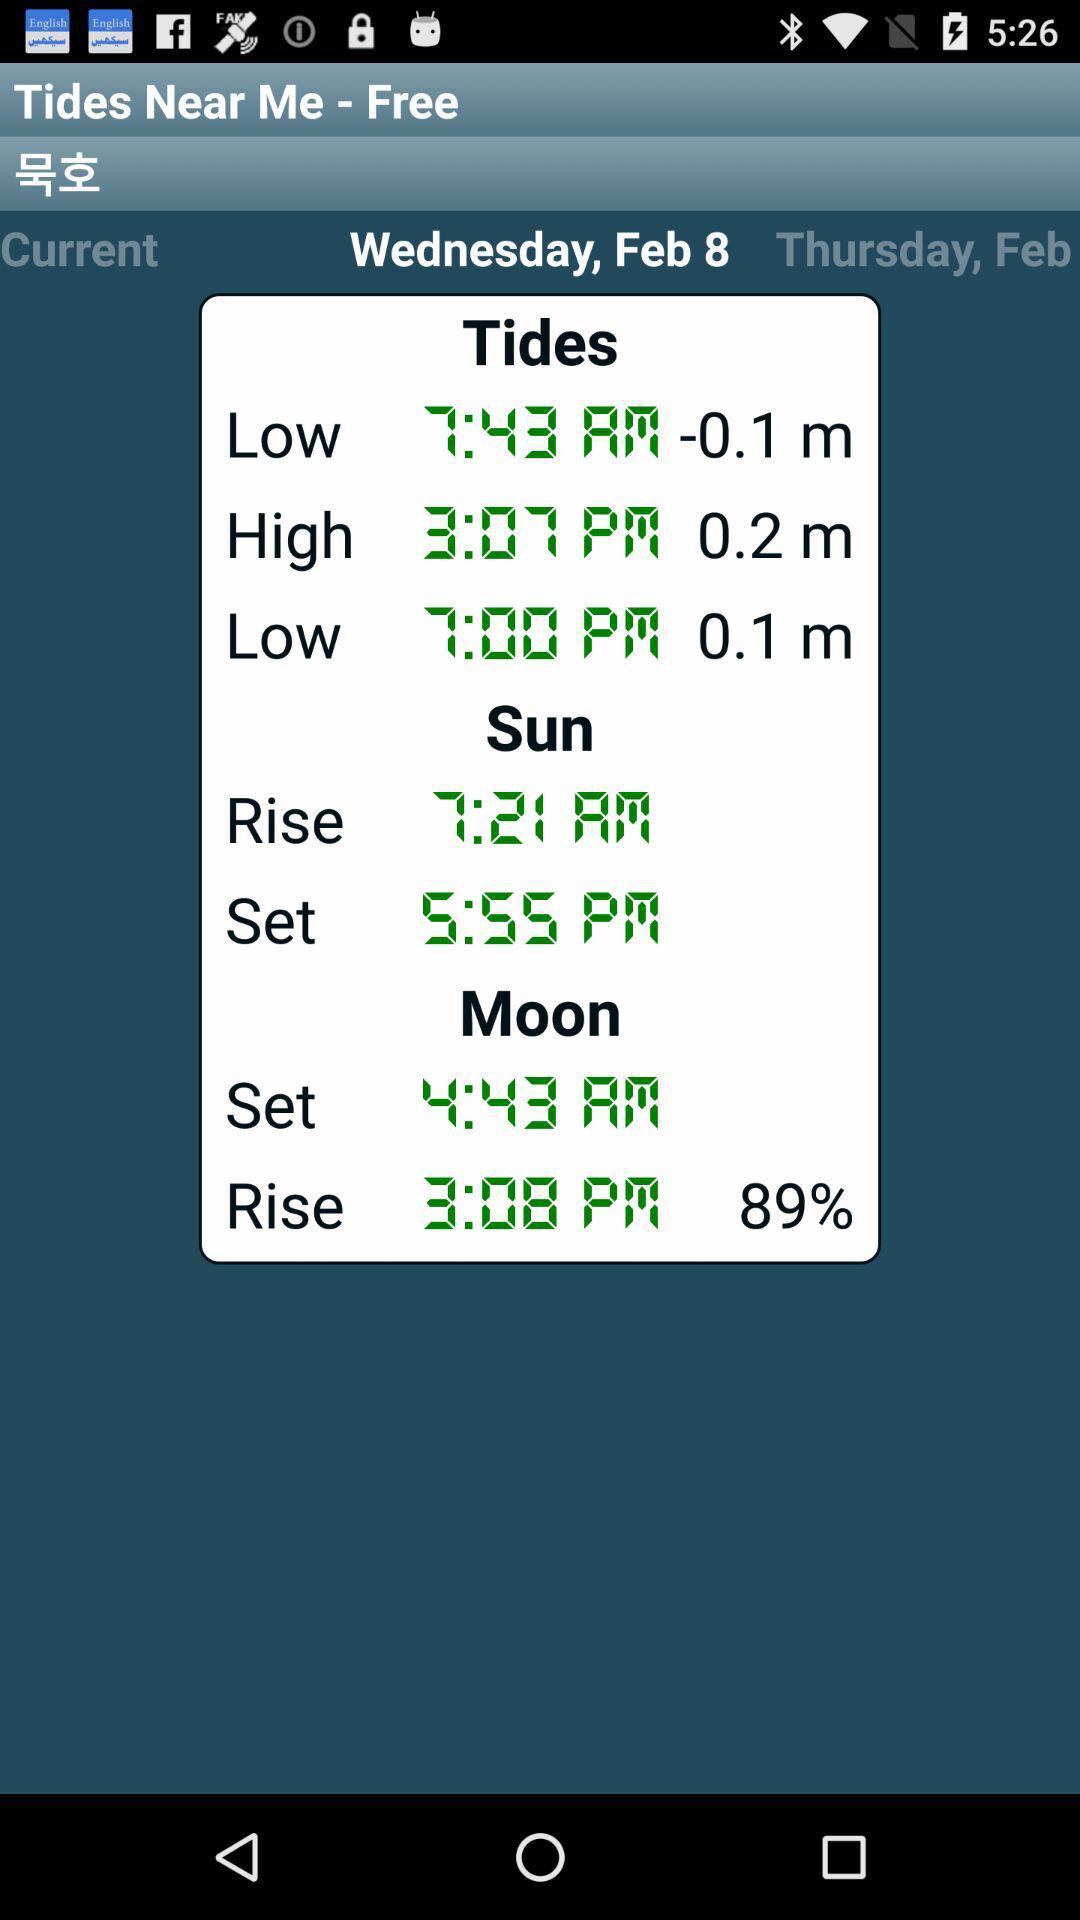 The height and width of the screenshot is (1920, 1080). What do you see at coordinates (540, 724) in the screenshot?
I see `the sun icon` at bounding box center [540, 724].